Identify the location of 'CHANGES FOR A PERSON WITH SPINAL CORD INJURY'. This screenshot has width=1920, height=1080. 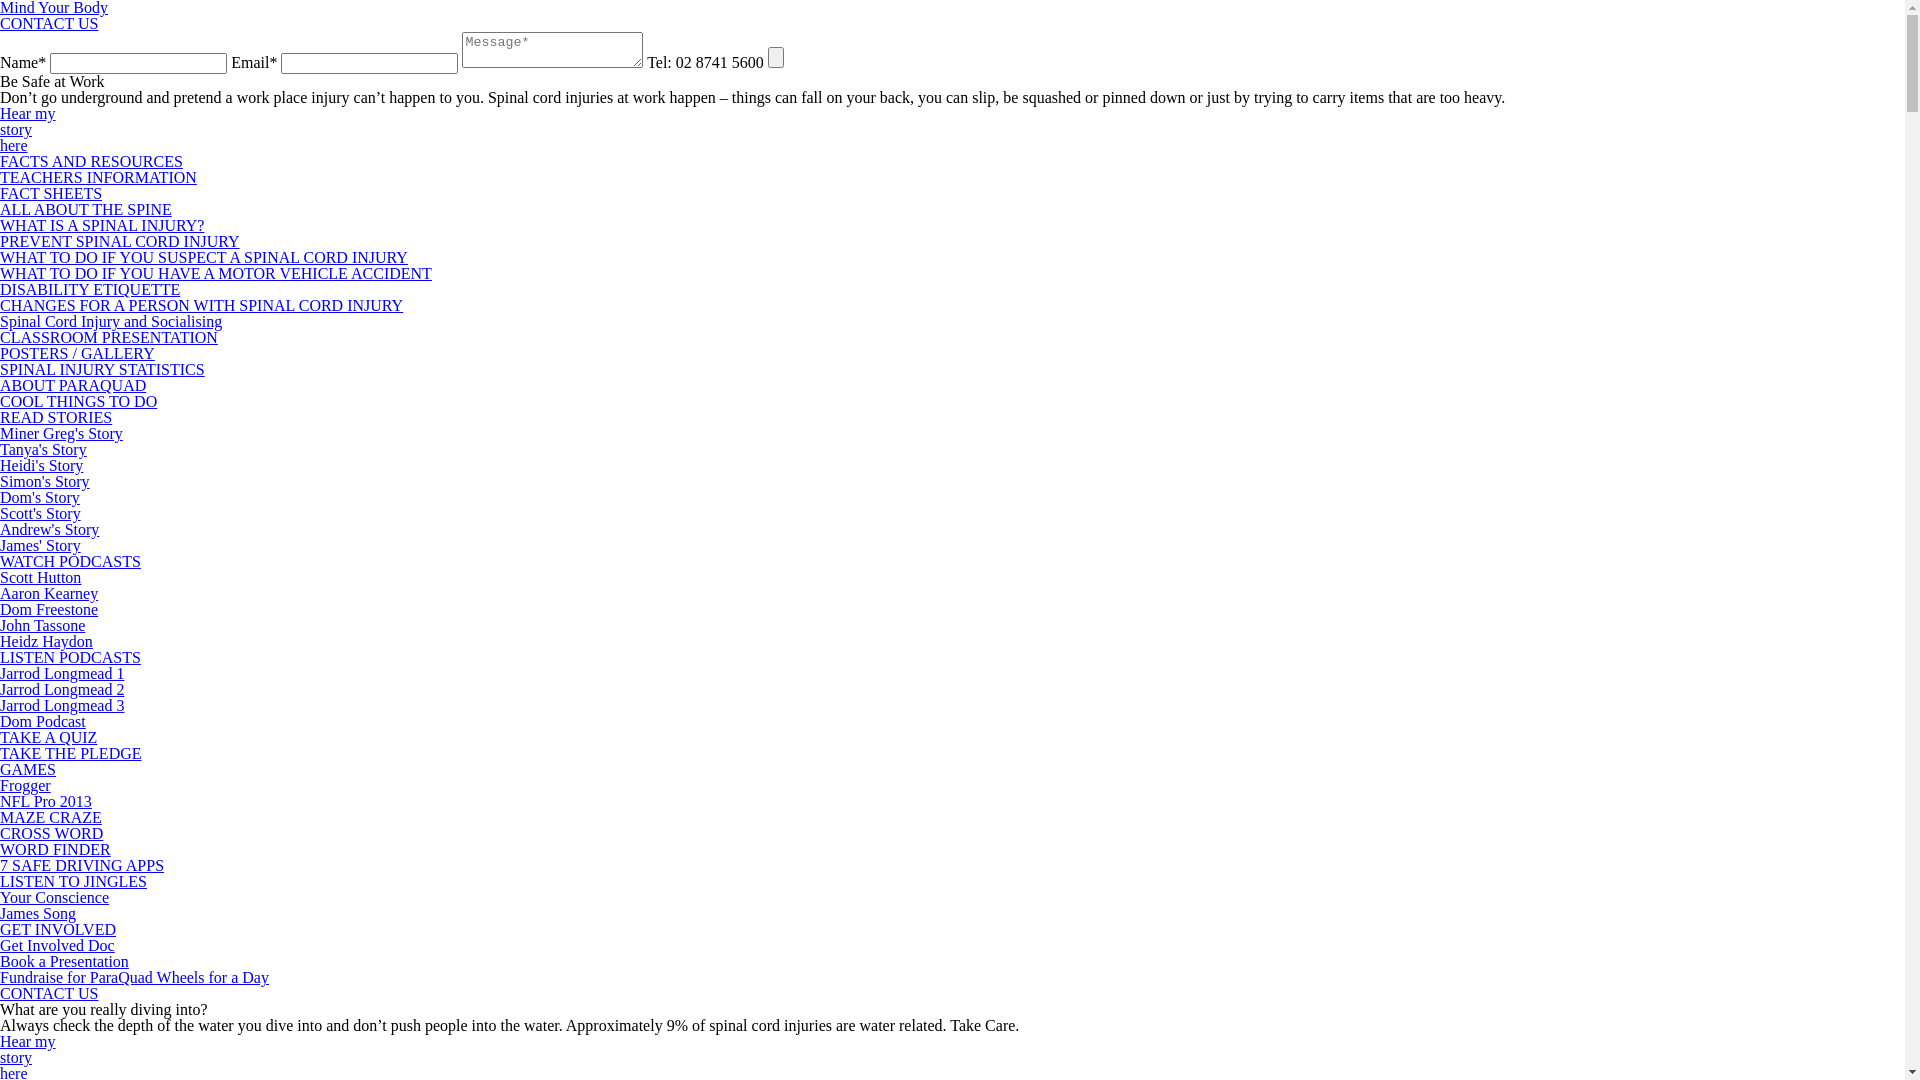
(0, 305).